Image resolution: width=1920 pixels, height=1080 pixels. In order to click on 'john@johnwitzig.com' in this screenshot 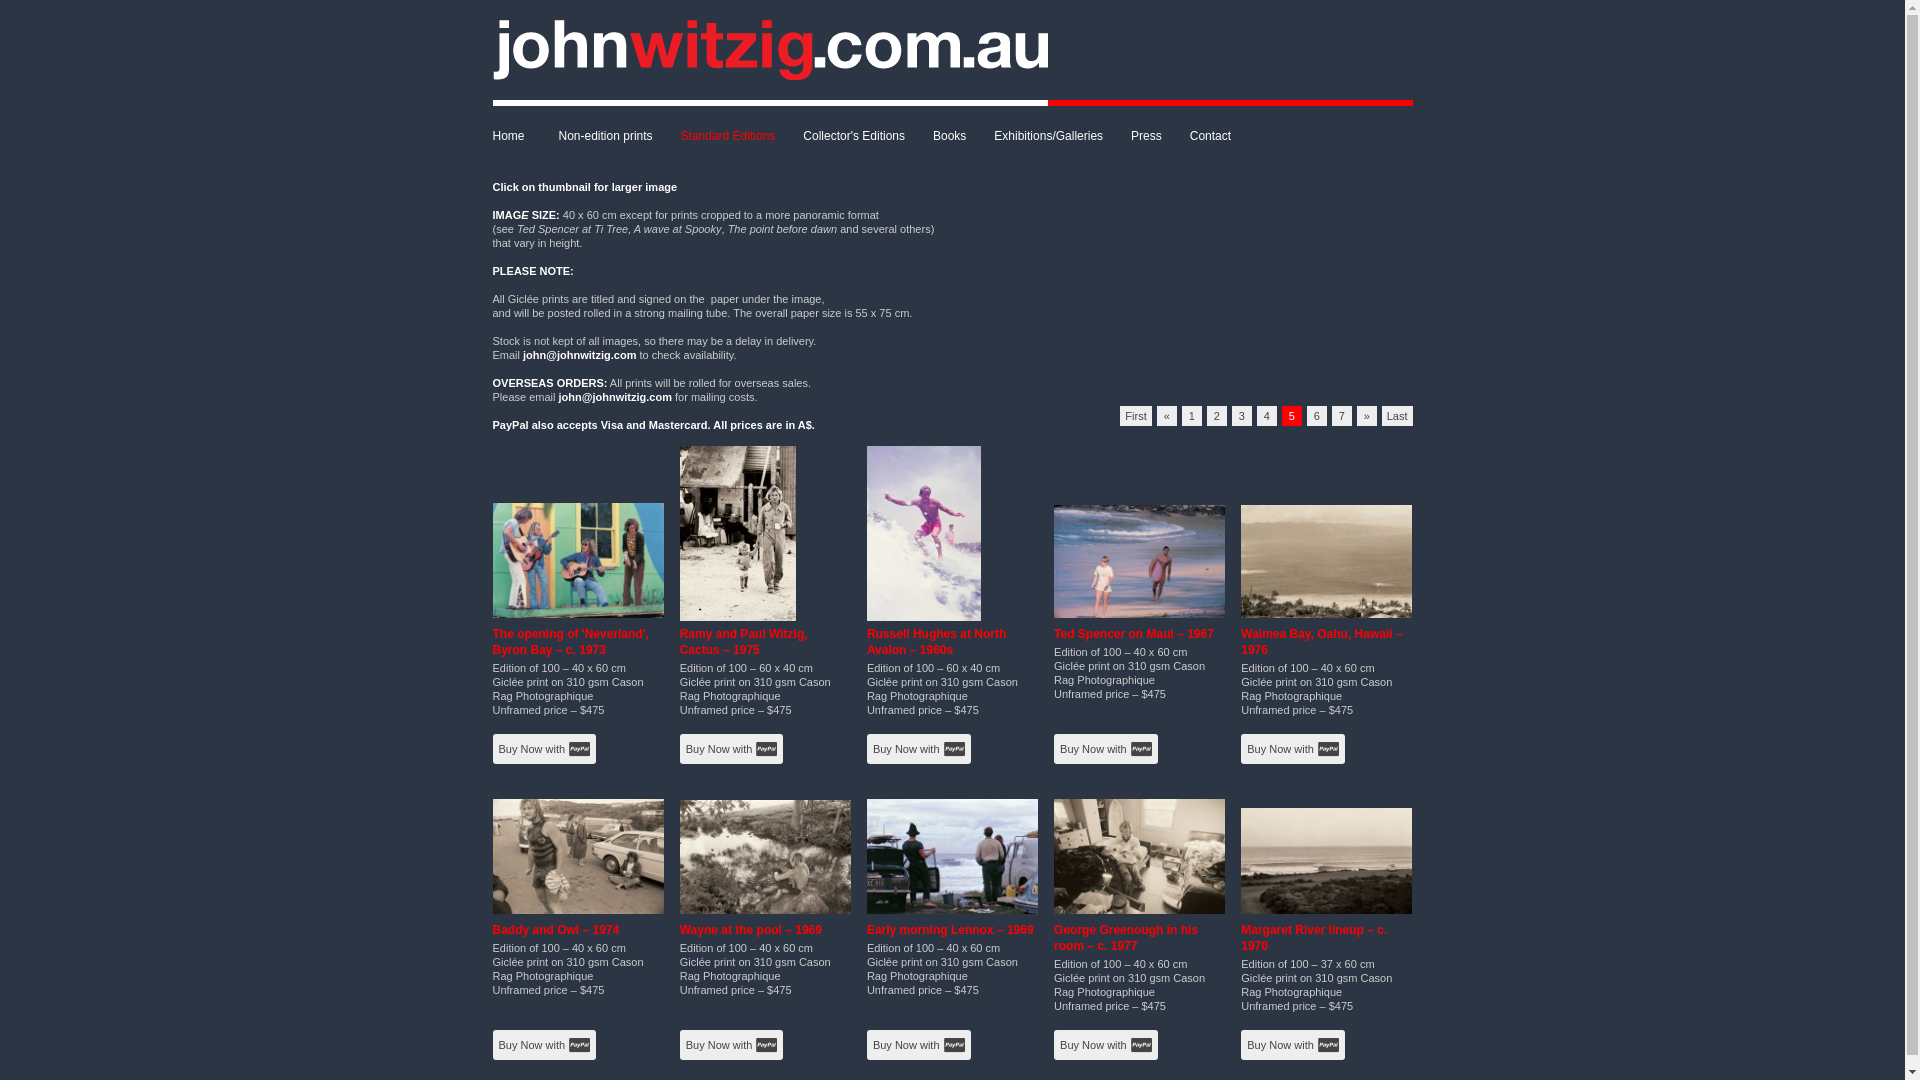, I will do `click(614, 397)`.